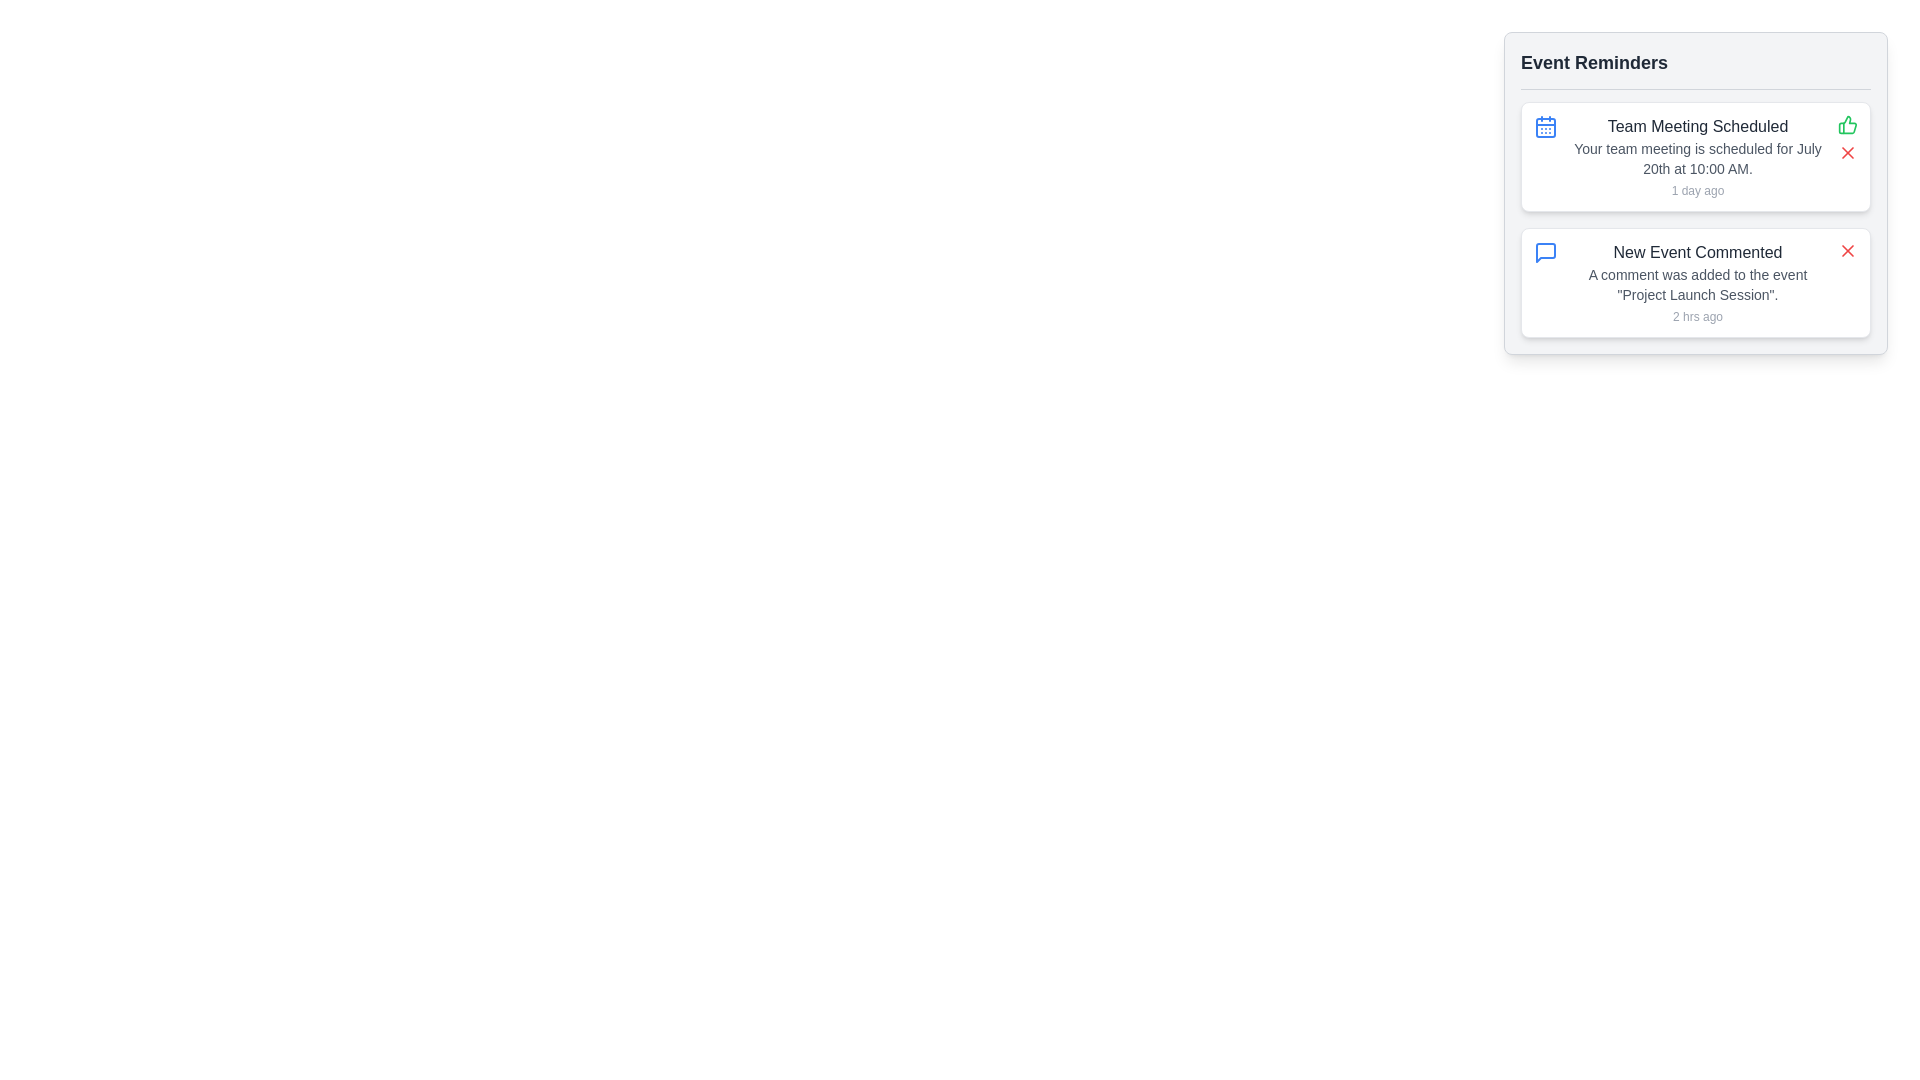  What do you see at coordinates (1697, 191) in the screenshot?
I see `the static text display that reads '1 day ago' located below the notification about a scheduled team meeting in the card titled 'Team Meeting Scheduled'` at bounding box center [1697, 191].